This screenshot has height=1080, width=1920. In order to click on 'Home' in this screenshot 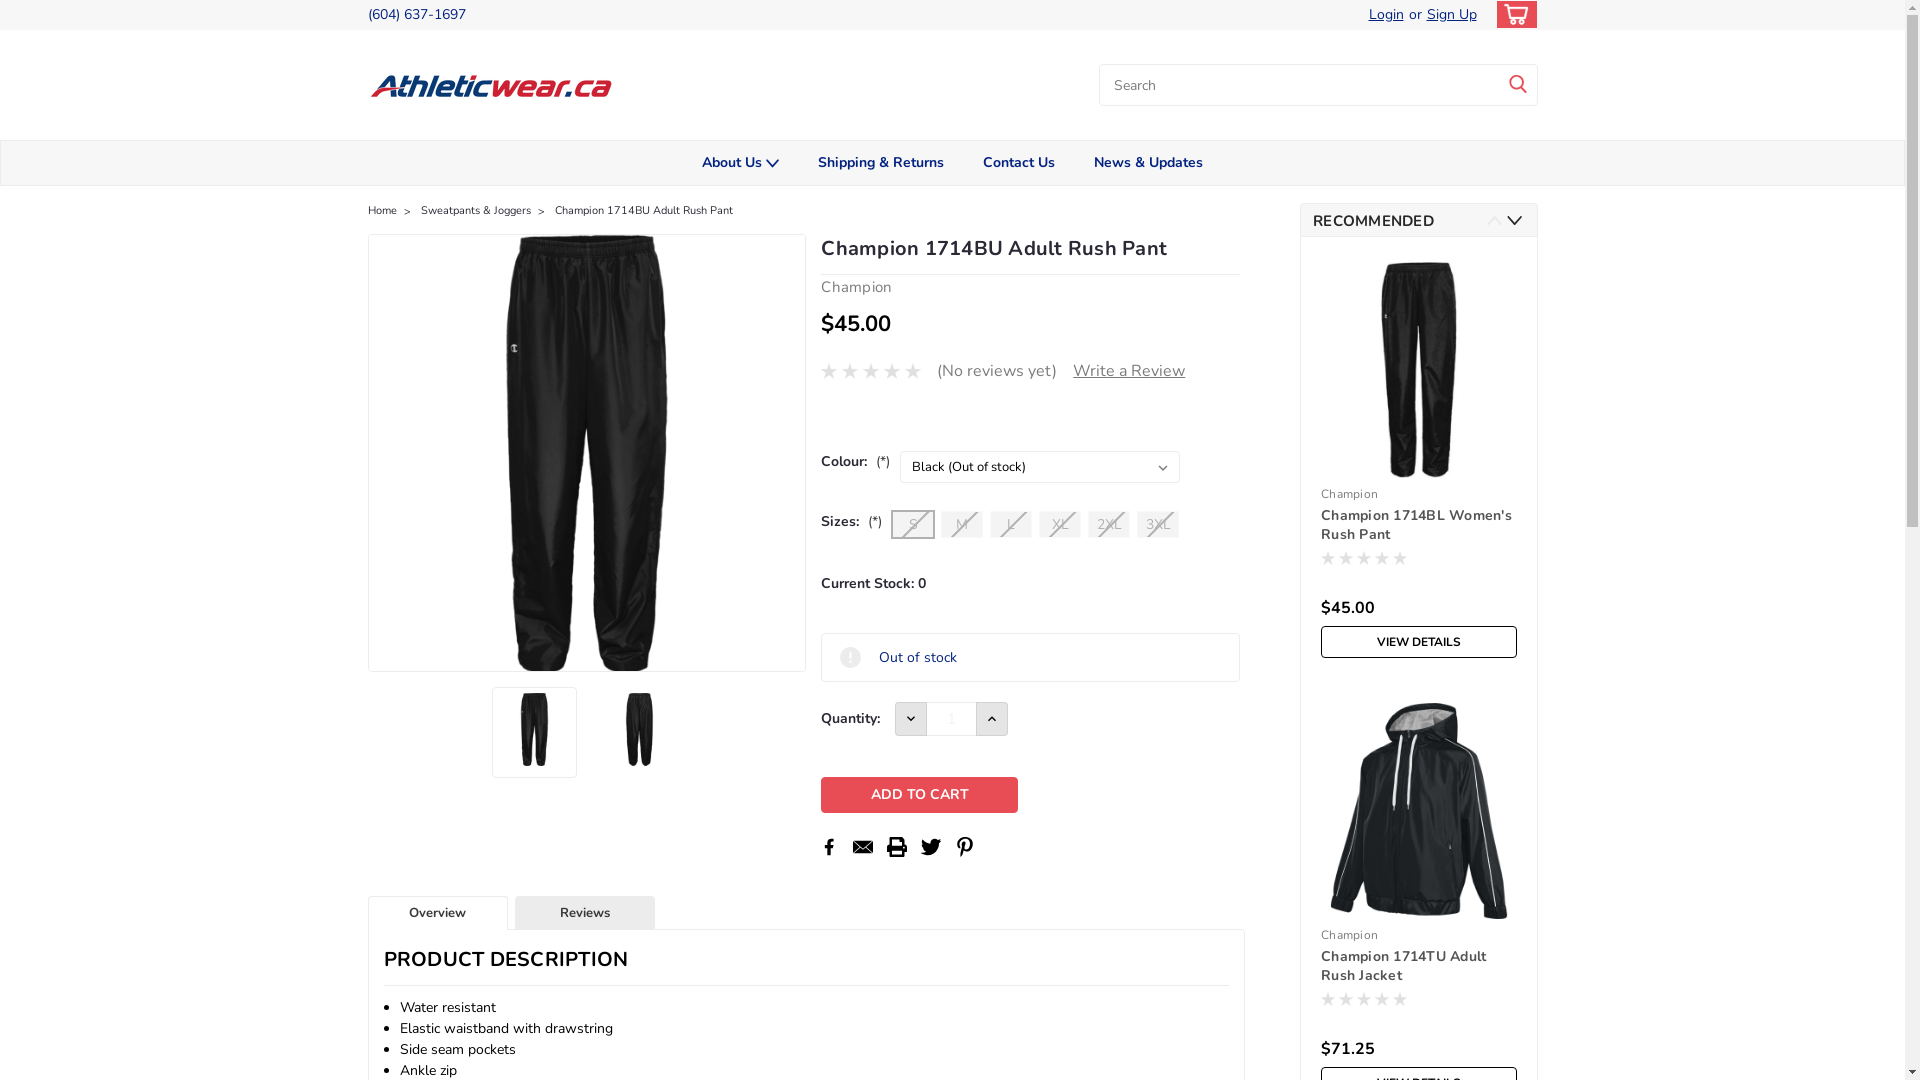, I will do `click(382, 210)`.